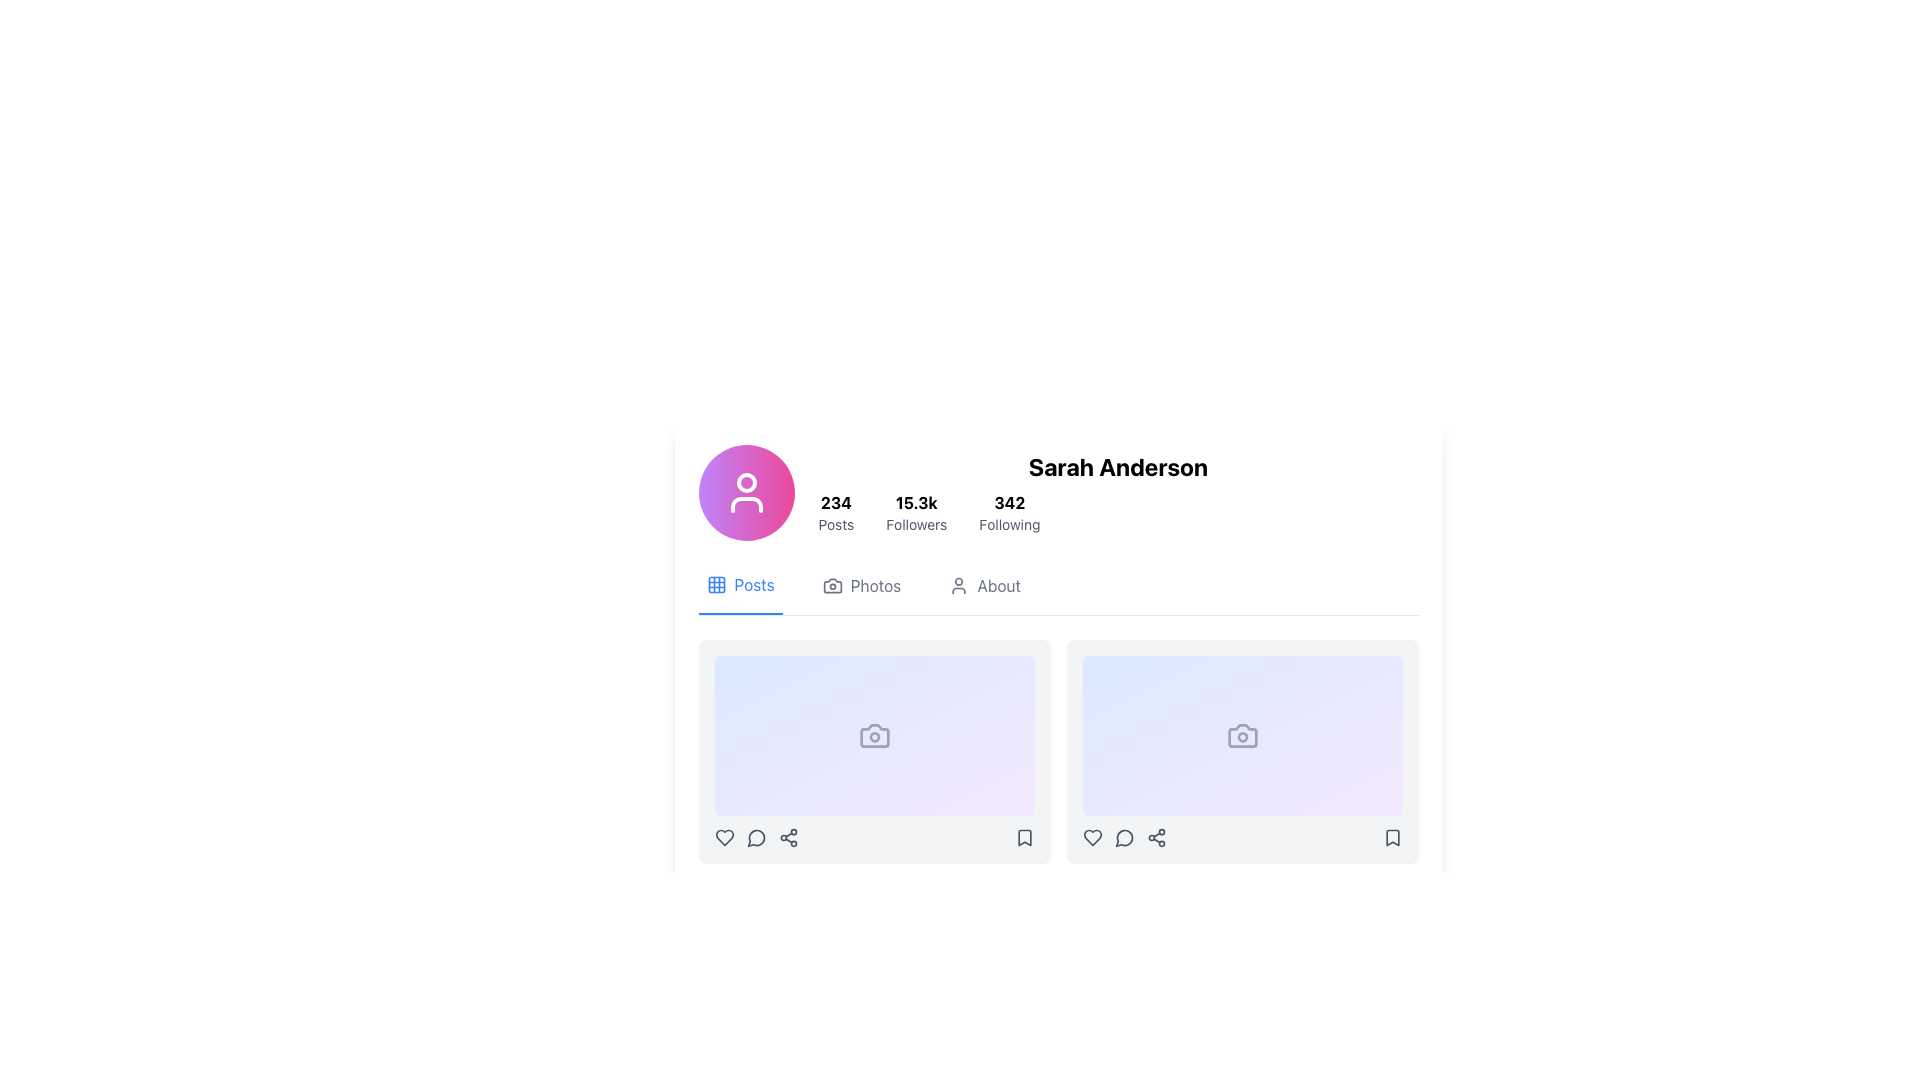 The height and width of the screenshot is (1080, 1920). What do you see at coordinates (1241, 736) in the screenshot?
I see `the camera outline icon styled in gray, located in the top center of the second card from the left below the 'Photos' tab` at bounding box center [1241, 736].